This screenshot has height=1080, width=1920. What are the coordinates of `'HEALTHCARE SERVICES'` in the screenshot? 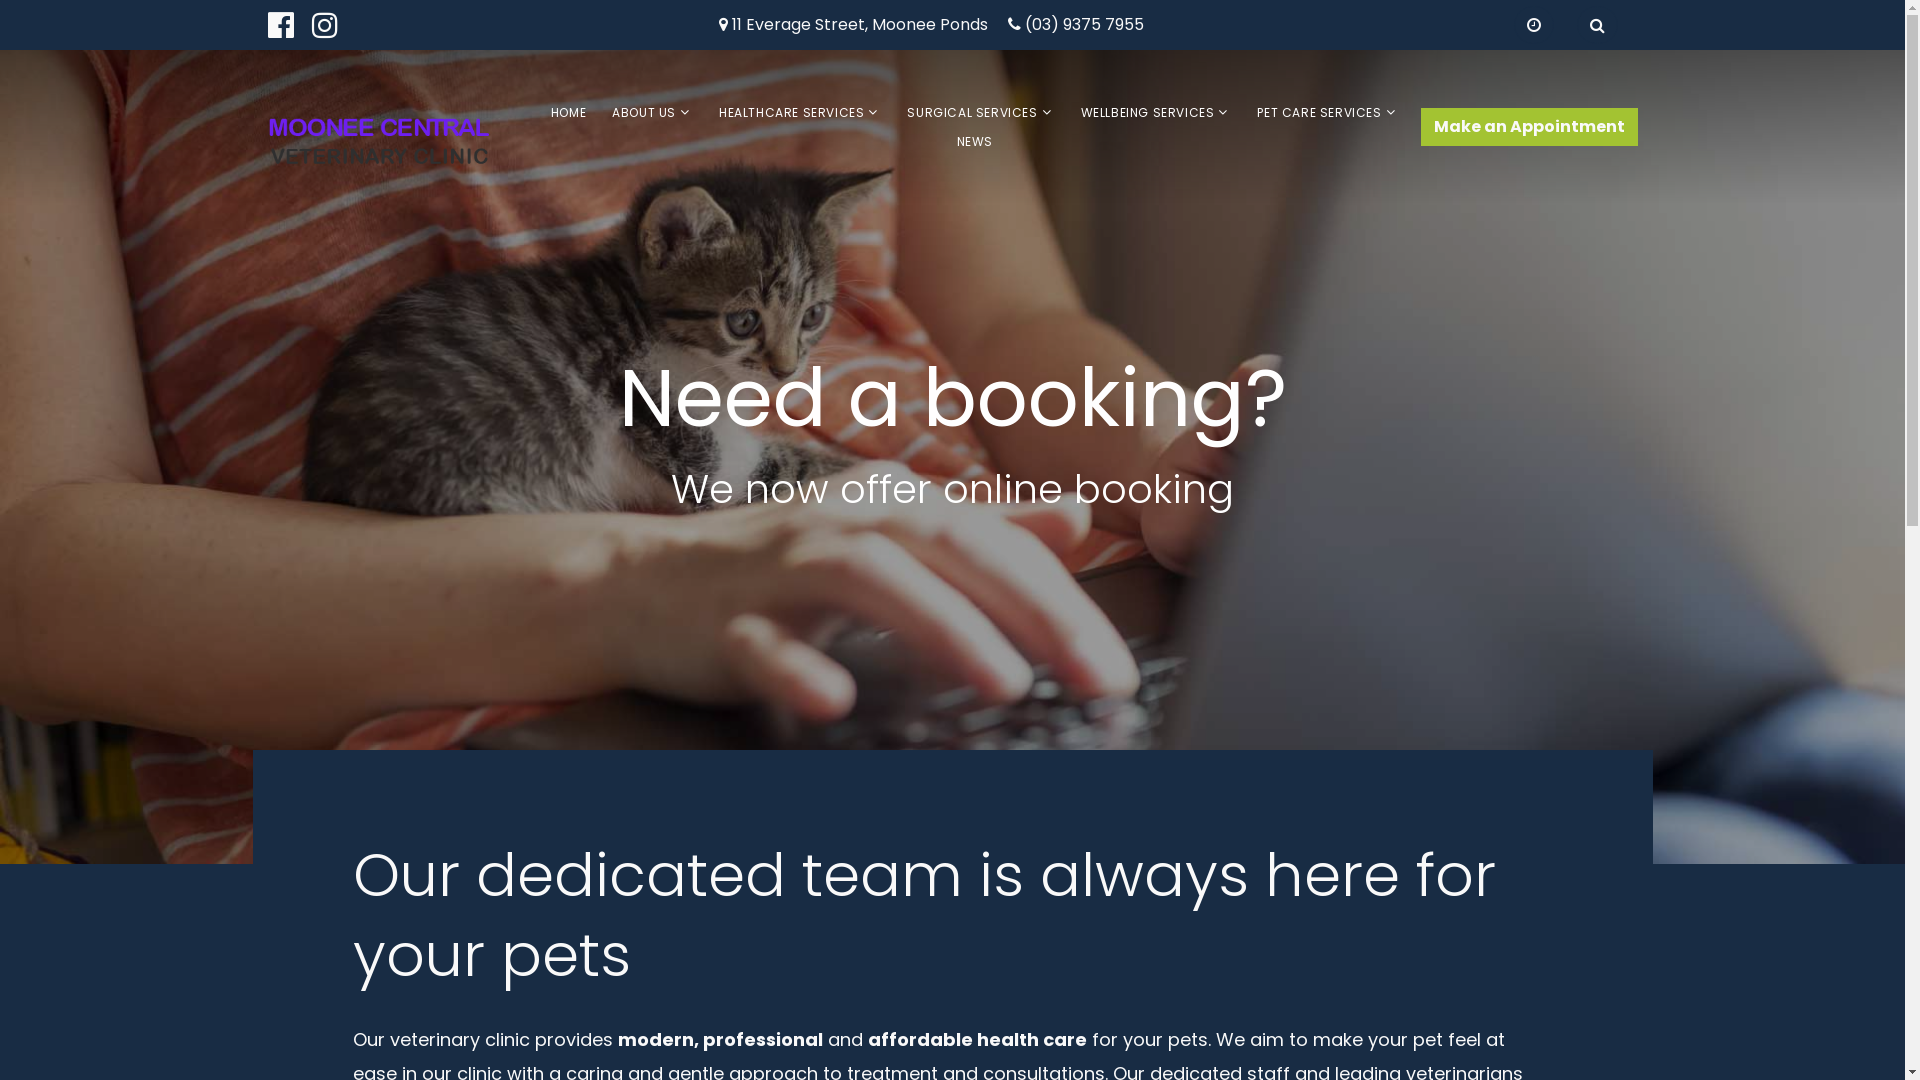 It's located at (790, 112).